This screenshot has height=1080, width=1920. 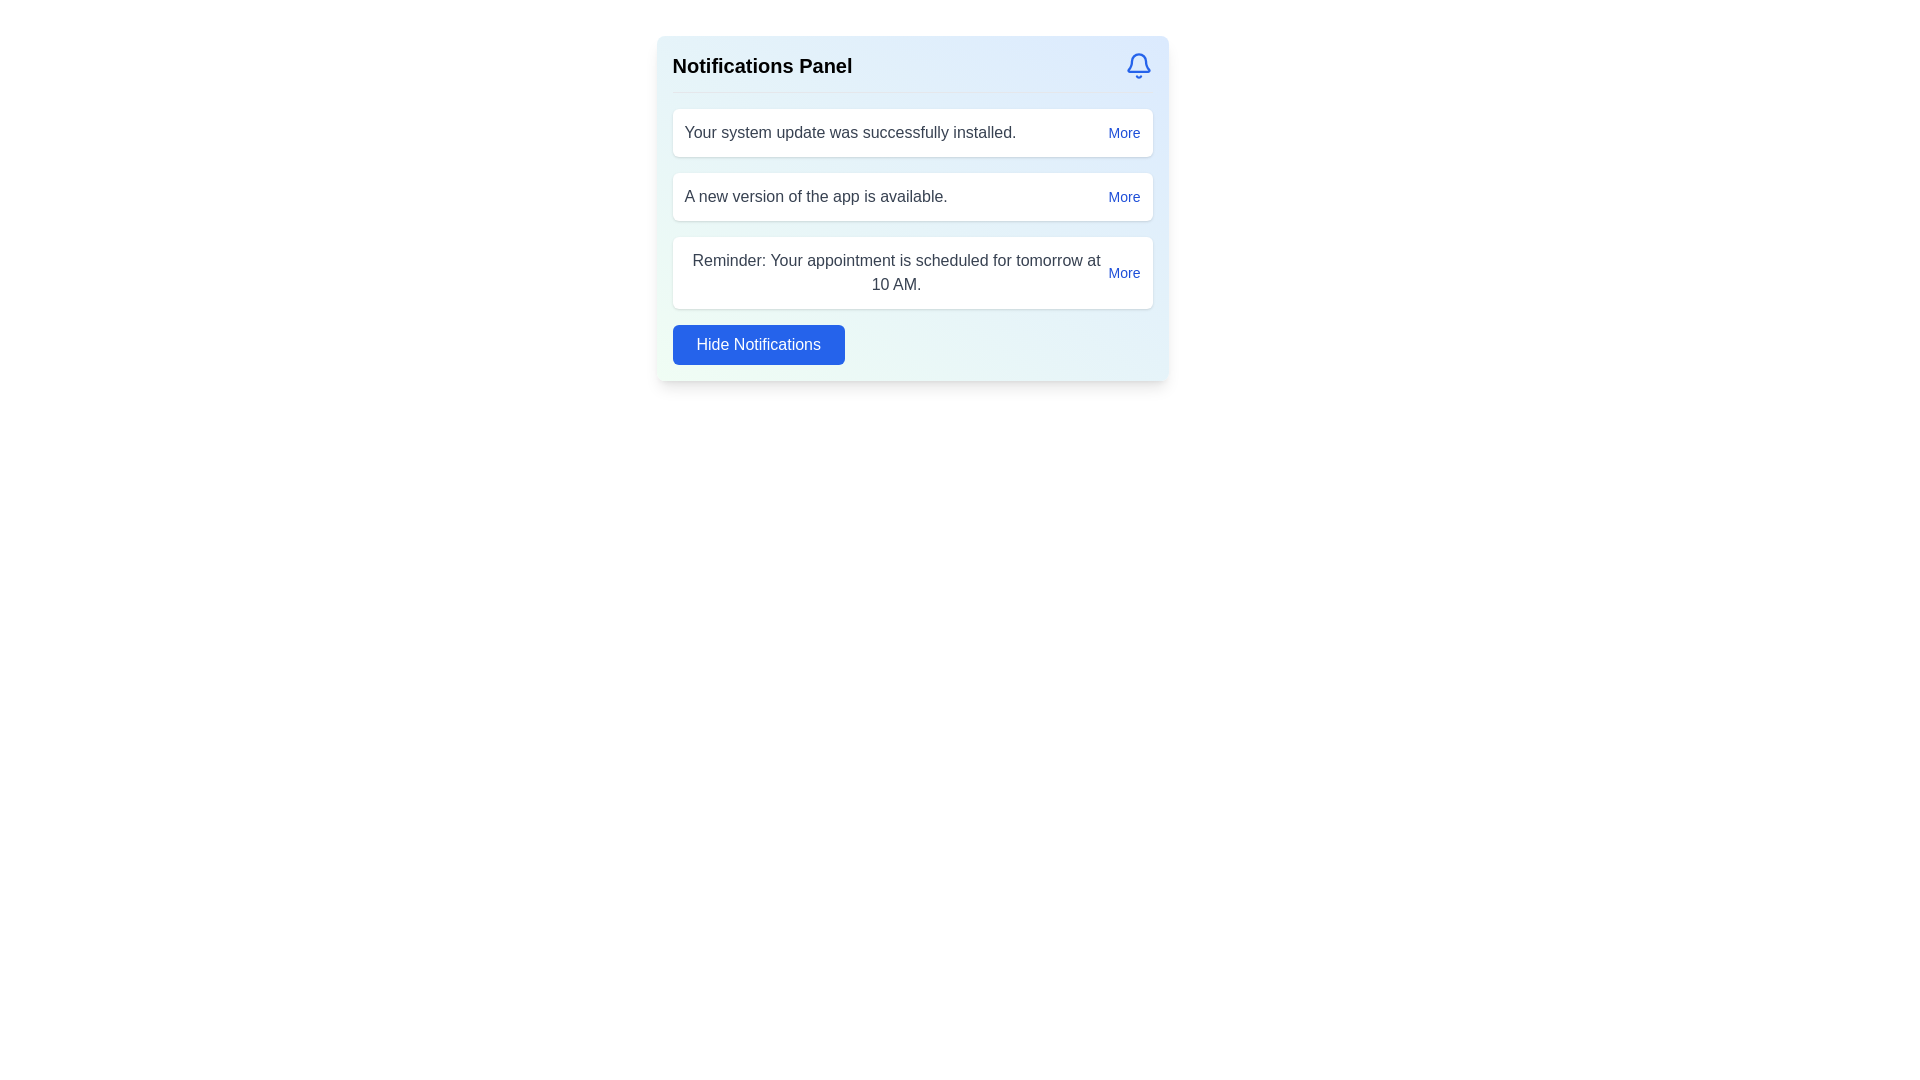 I want to click on the static text displaying the message 'Your system update was successfully installed.' which is positioned within the topmost notification, aligned with the 'More' button, so click(x=850, y=132).